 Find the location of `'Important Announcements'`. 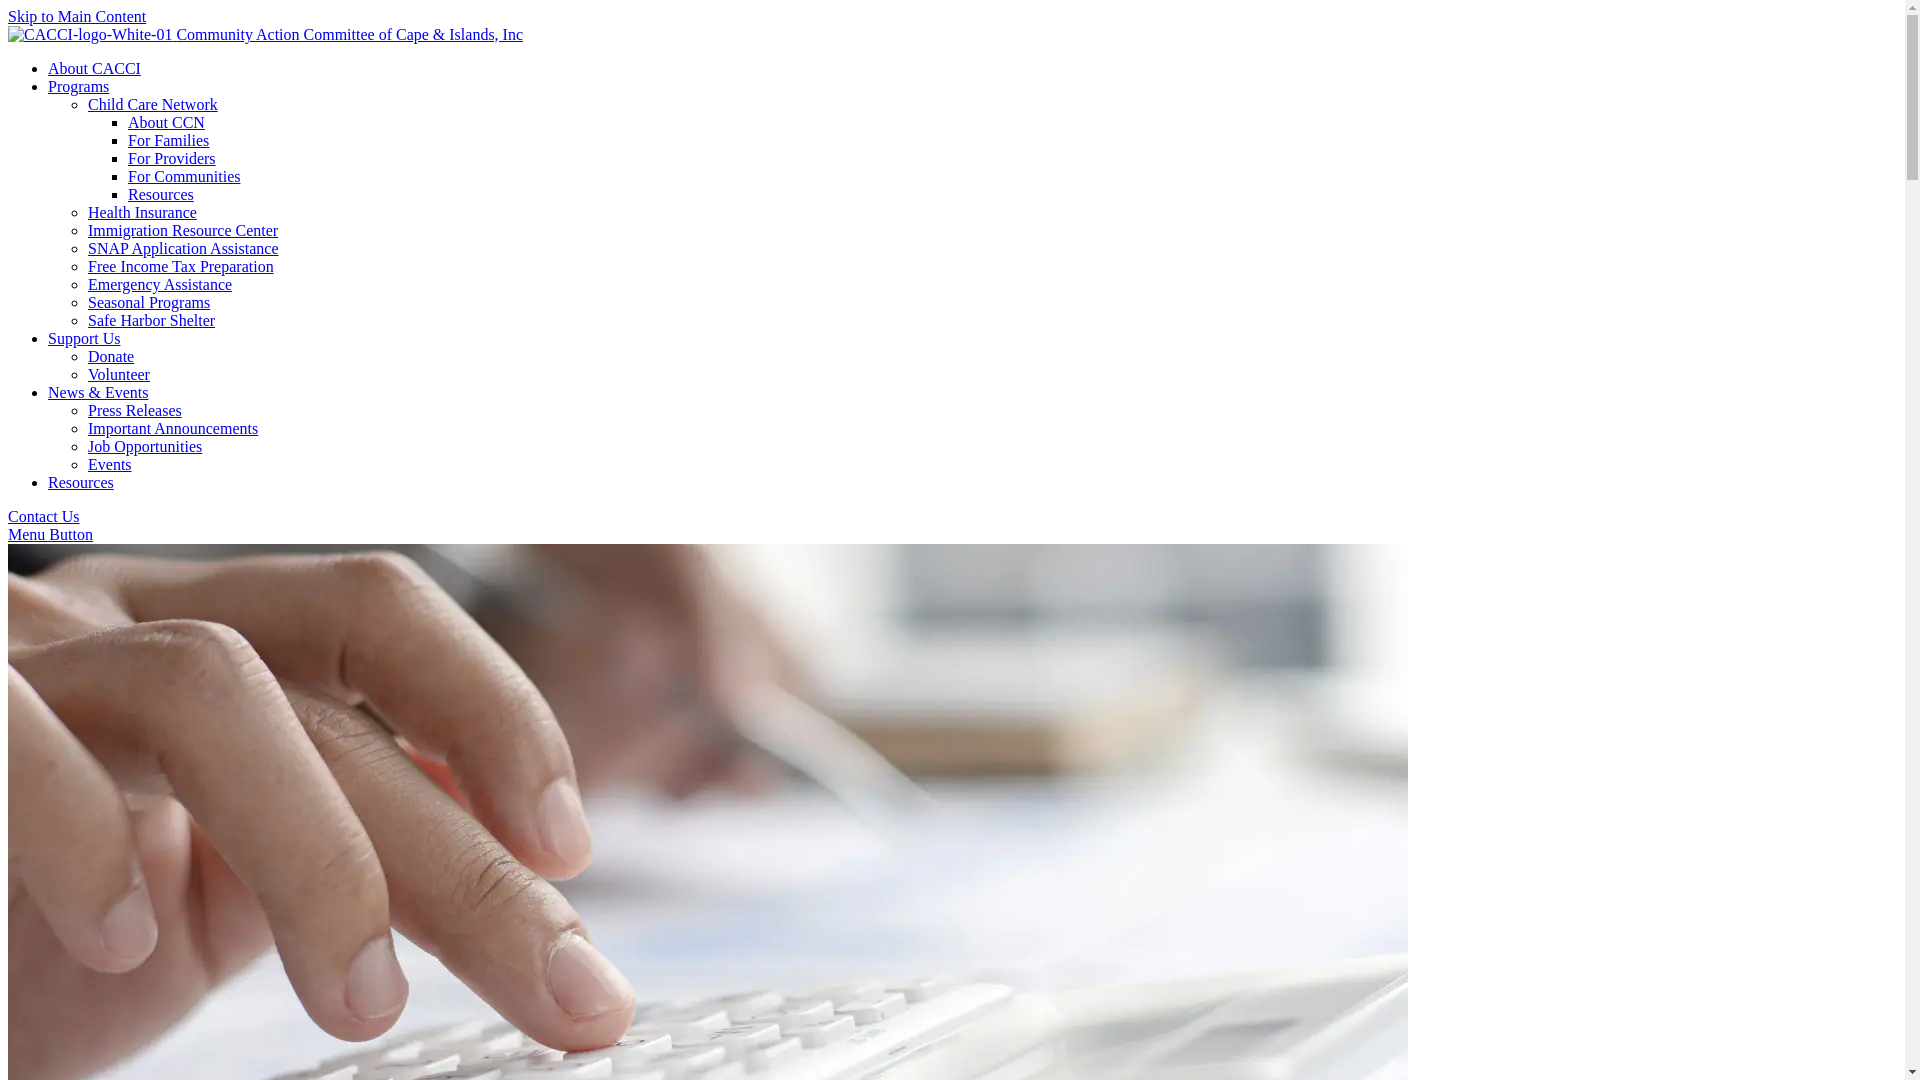

'Important Announcements' is located at coordinates (172, 427).